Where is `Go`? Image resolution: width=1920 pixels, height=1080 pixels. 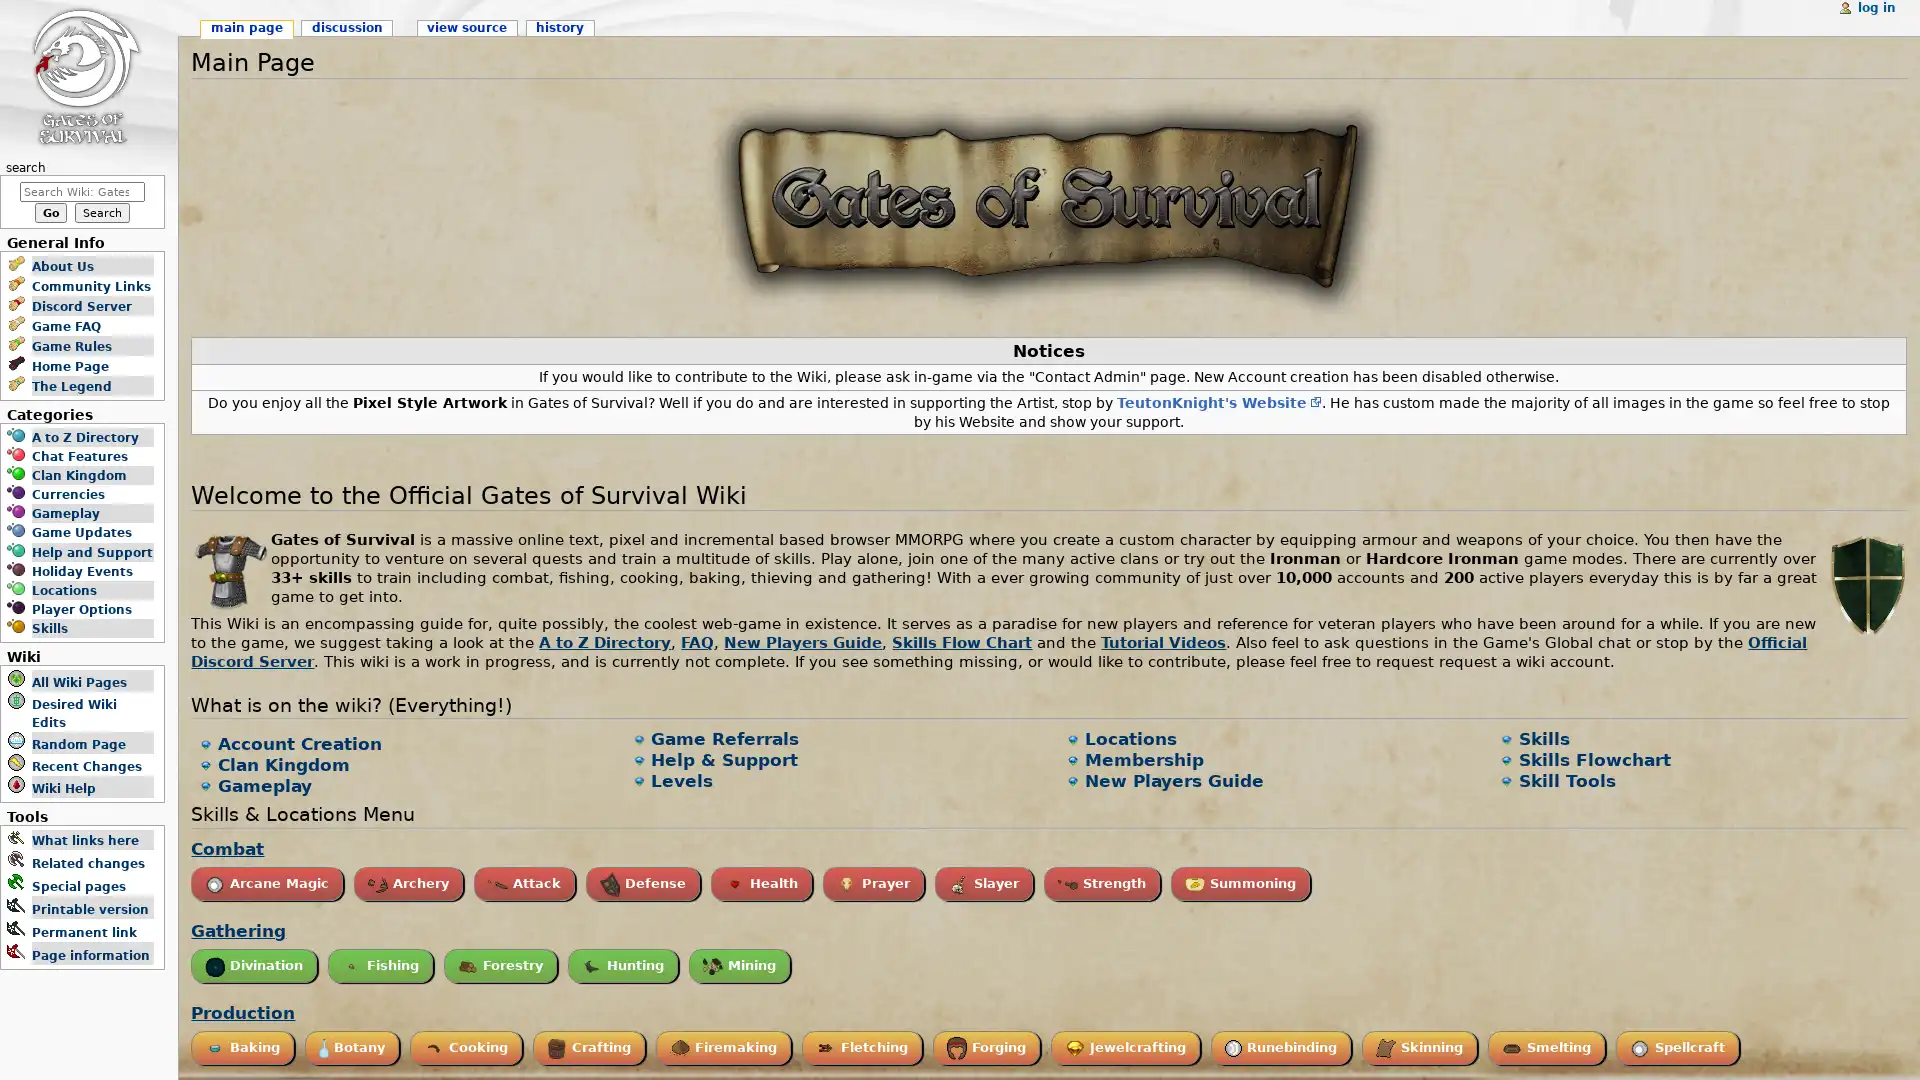 Go is located at coordinates (50, 212).